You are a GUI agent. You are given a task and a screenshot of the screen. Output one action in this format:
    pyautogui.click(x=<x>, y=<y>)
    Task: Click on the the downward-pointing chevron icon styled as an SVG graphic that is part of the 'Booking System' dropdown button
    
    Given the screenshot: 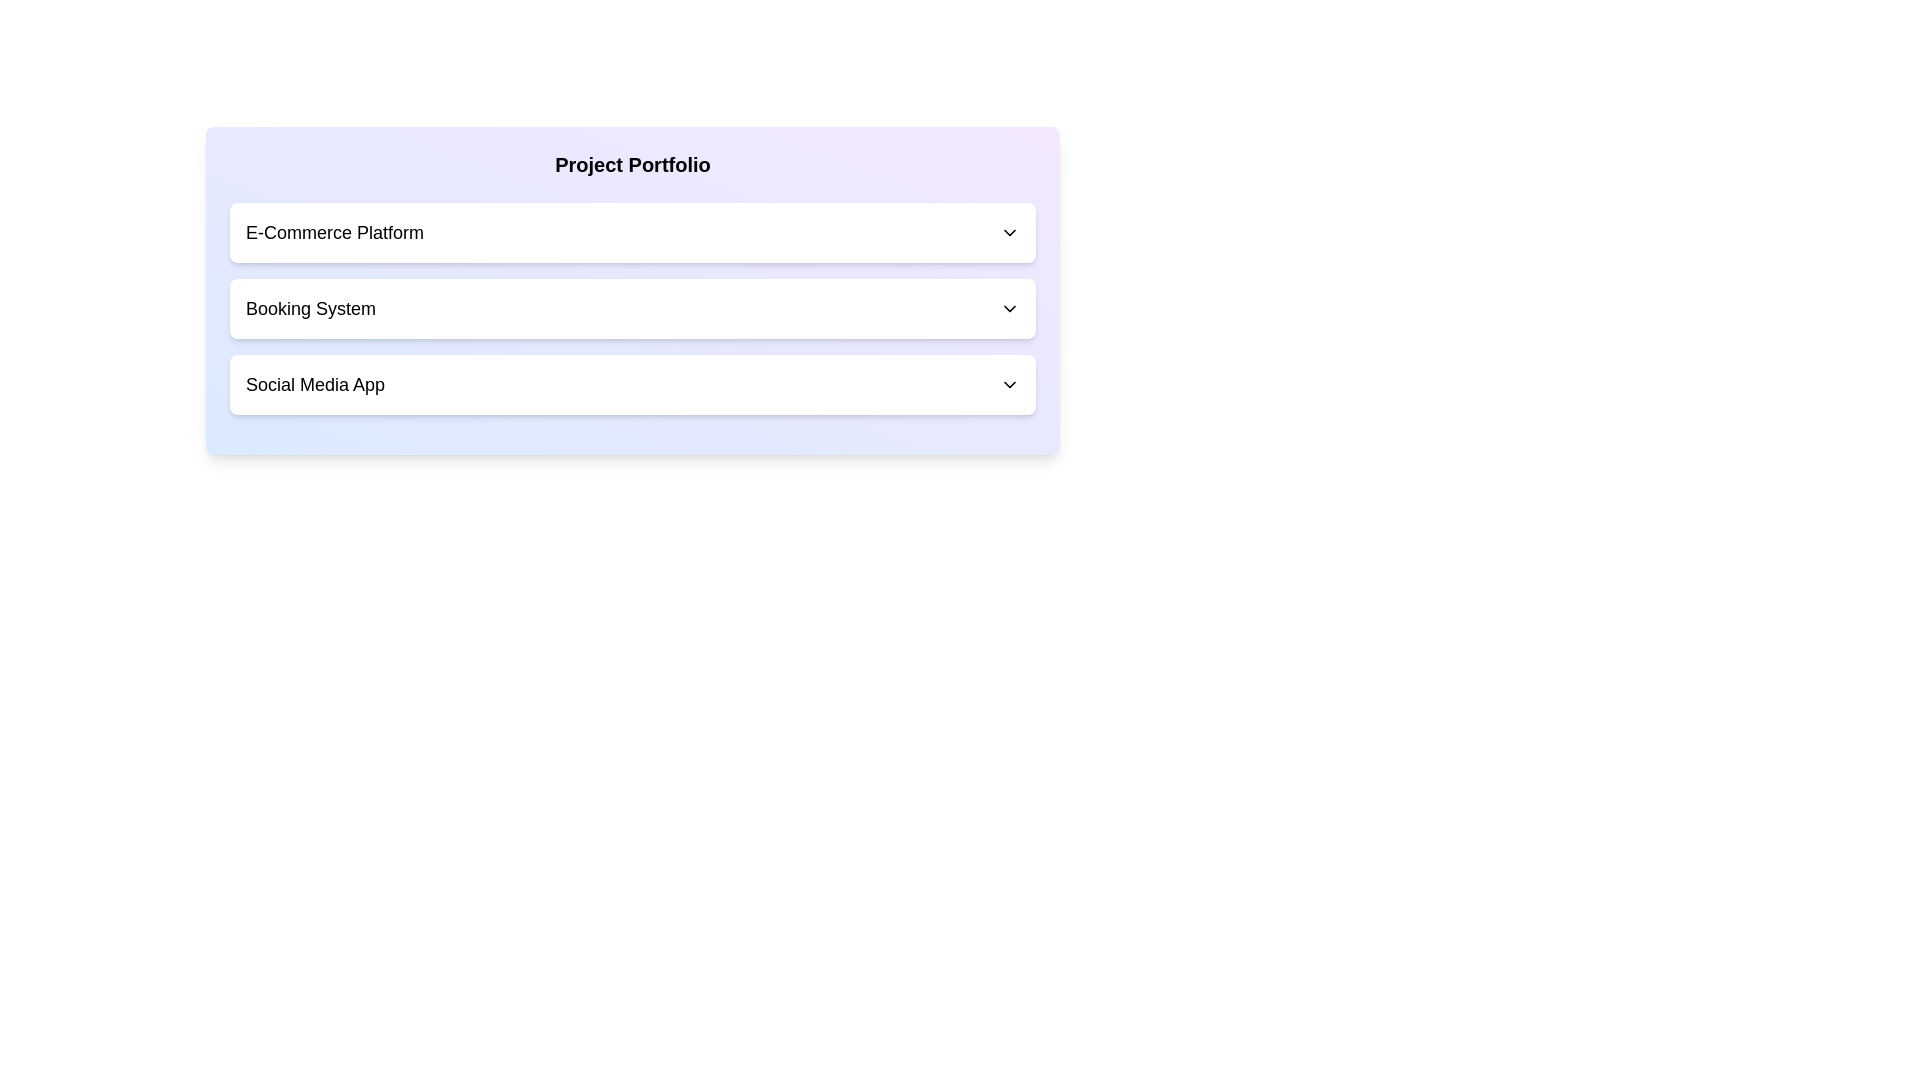 What is the action you would take?
    pyautogui.click(x=1009, y=308)
    